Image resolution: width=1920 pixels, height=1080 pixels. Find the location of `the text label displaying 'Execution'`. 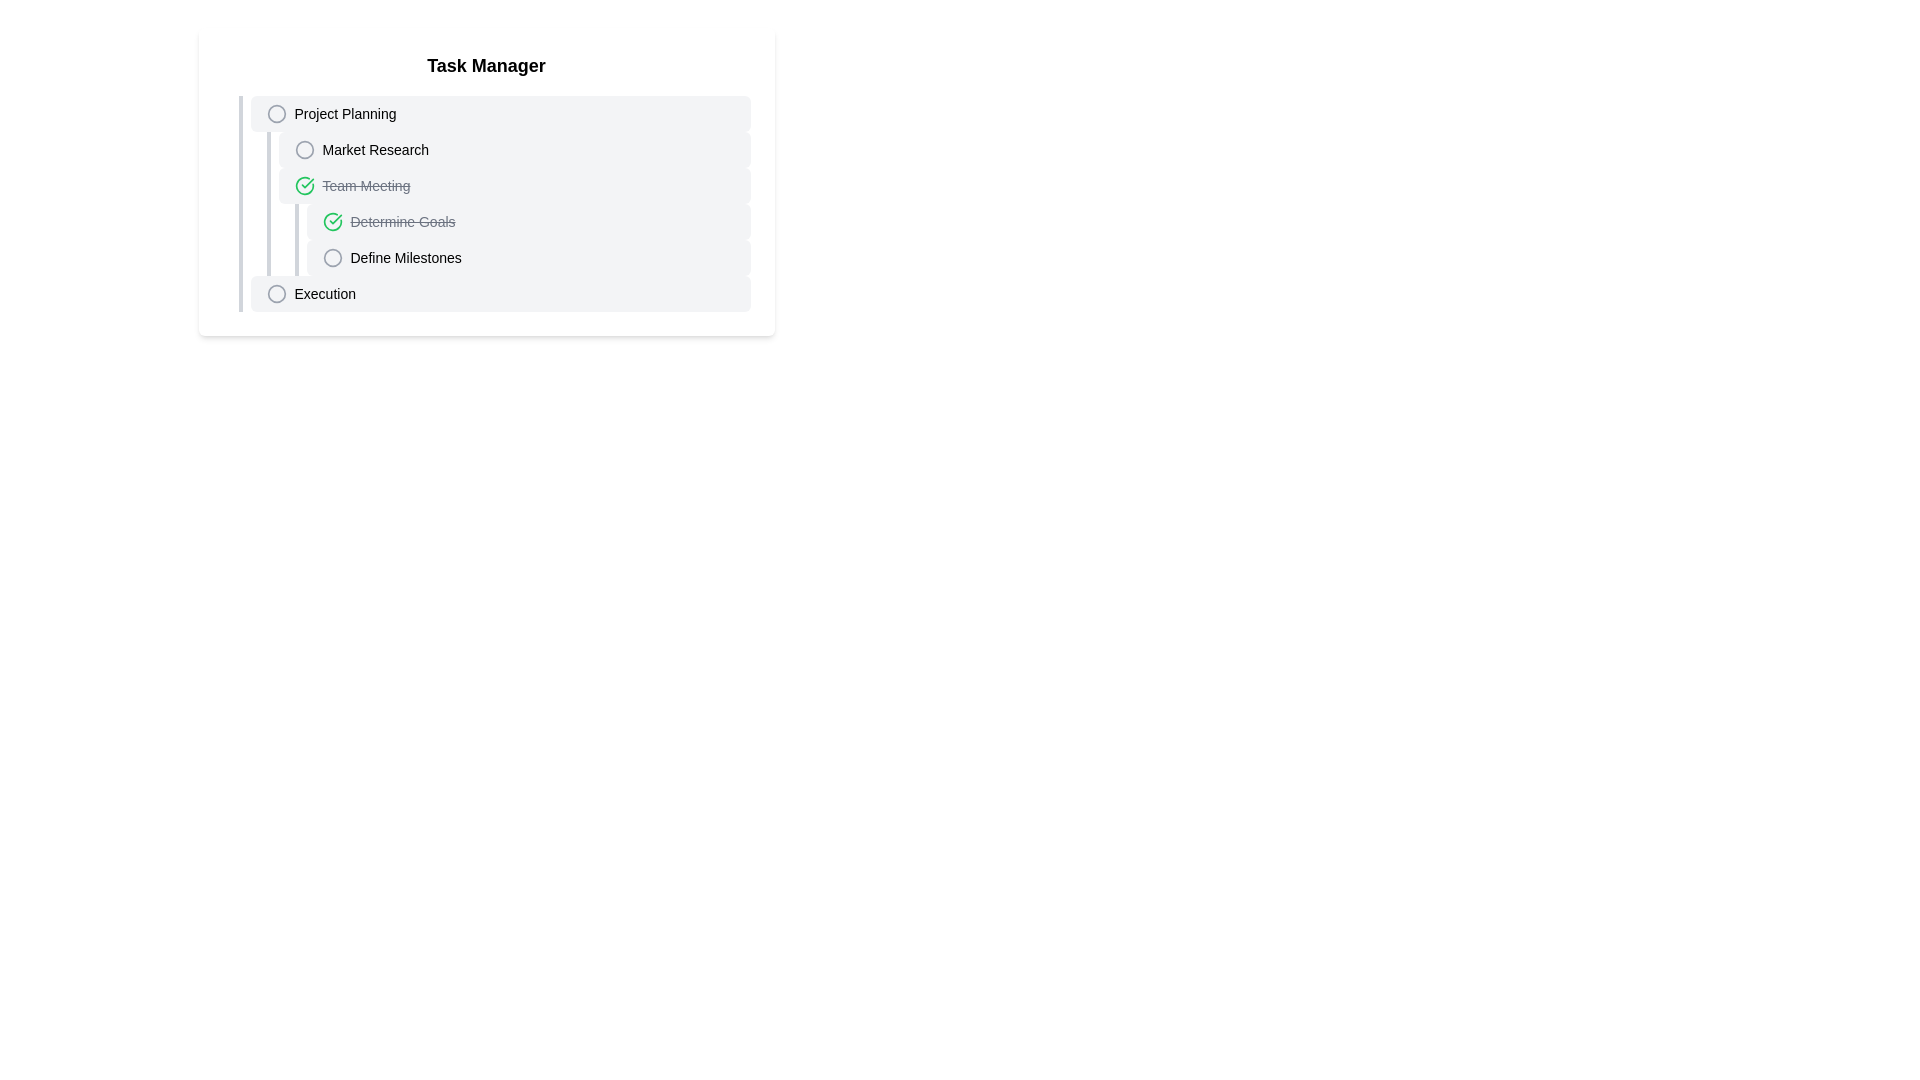

the text label displaying 'Execution' is located at coordinates (325, 293).